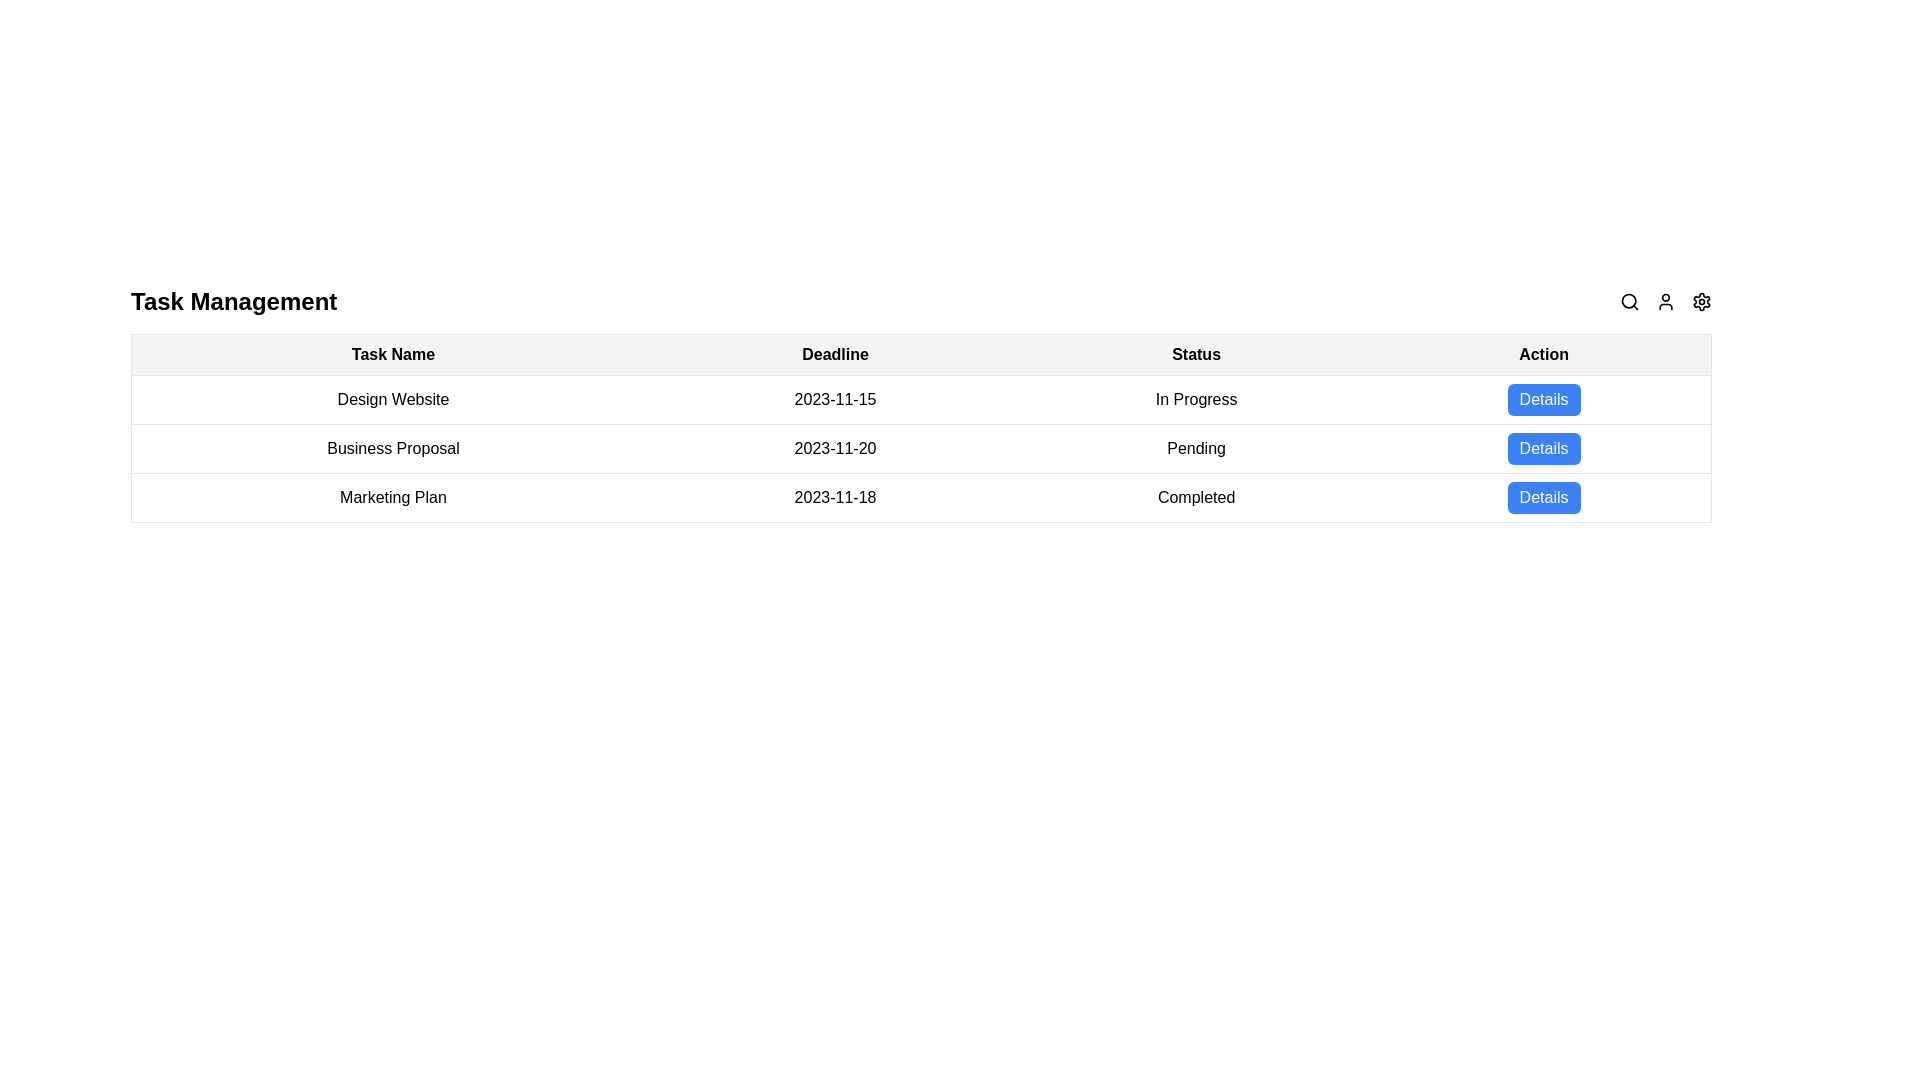 This screenshot has height=1080, width=1920. Describe the element at coordinates (393, 400) in the screenshot. I see `the Text label for the task 'Design Website' located in the first row of the 'Task Name' column, which serves as an identifier for the associated task` at that location.